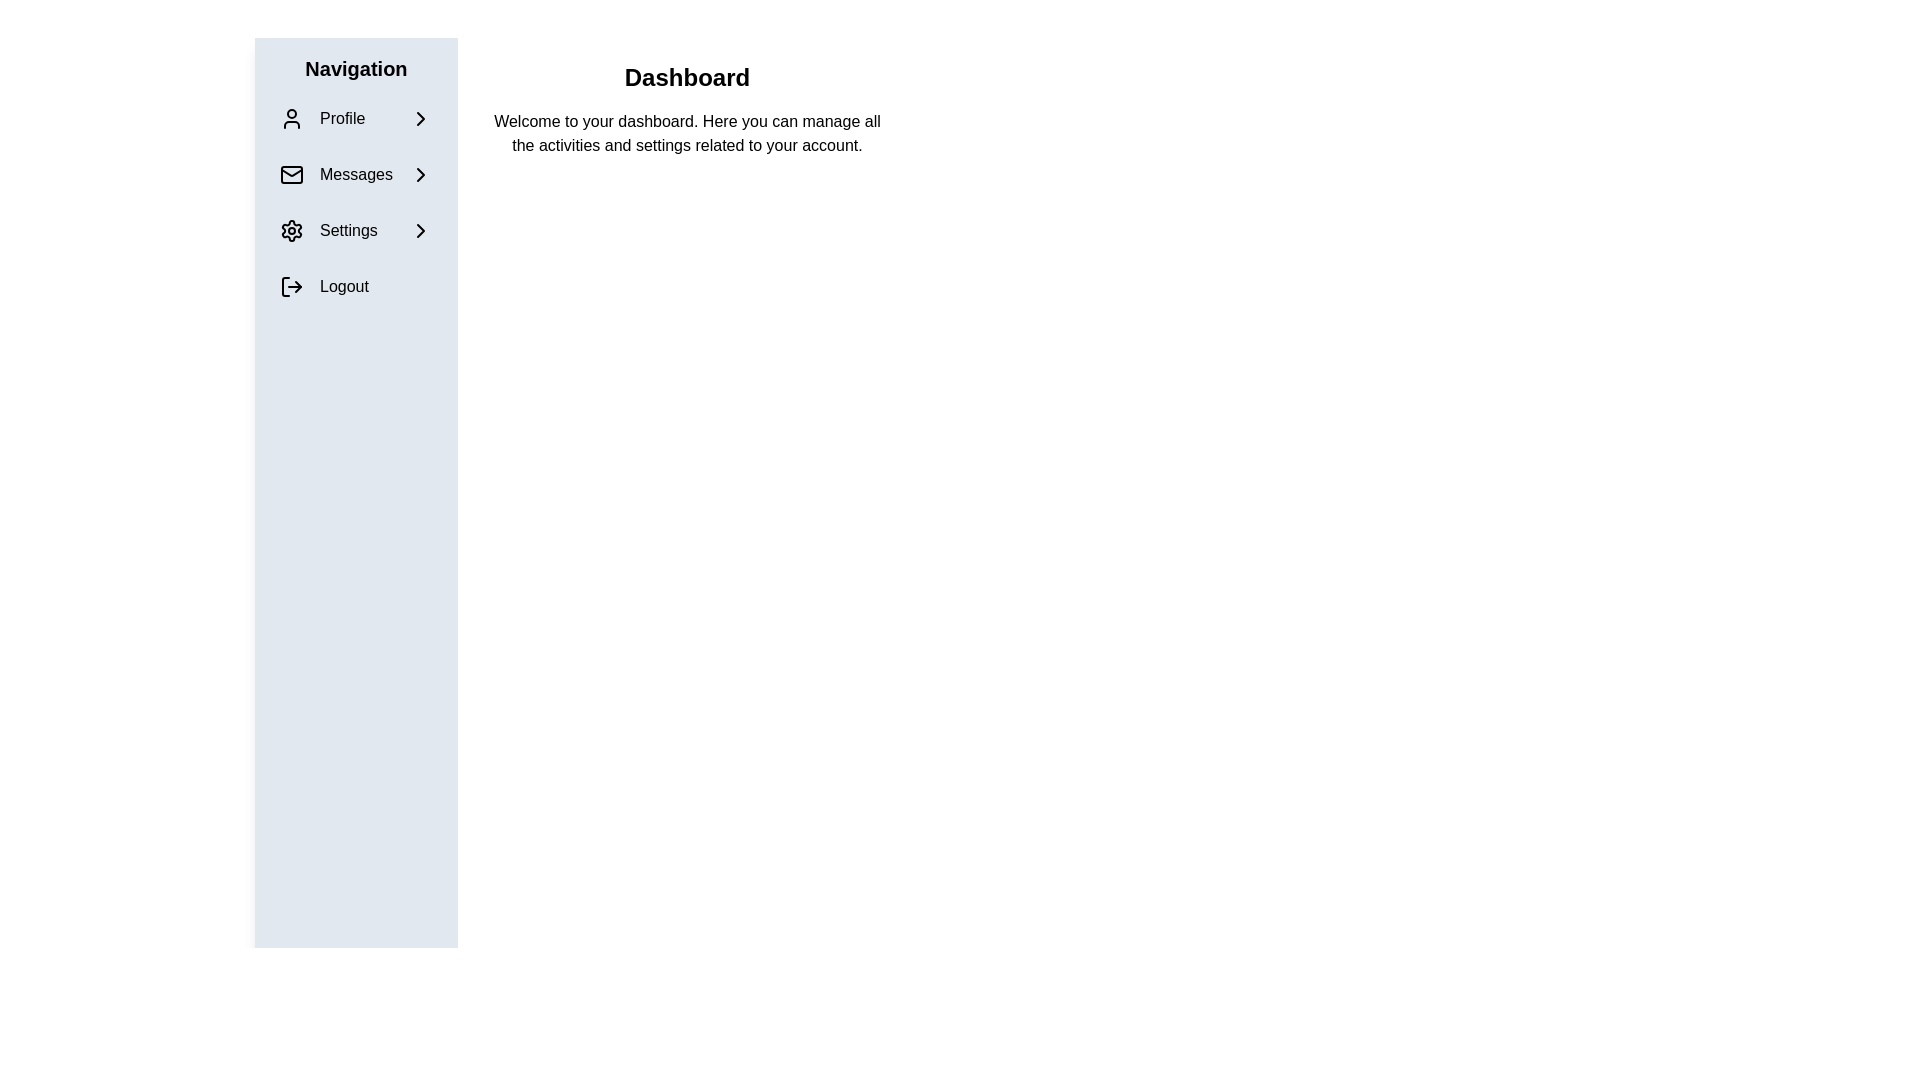 The height and width of the screenshot is (1080, 1920). What do you see at coordinates (419, 119) in the screenshot?
I see `the chevron-right icon in the Profile menu item of the navigation bar on the left side of the page` at bounding box center [419, 119].